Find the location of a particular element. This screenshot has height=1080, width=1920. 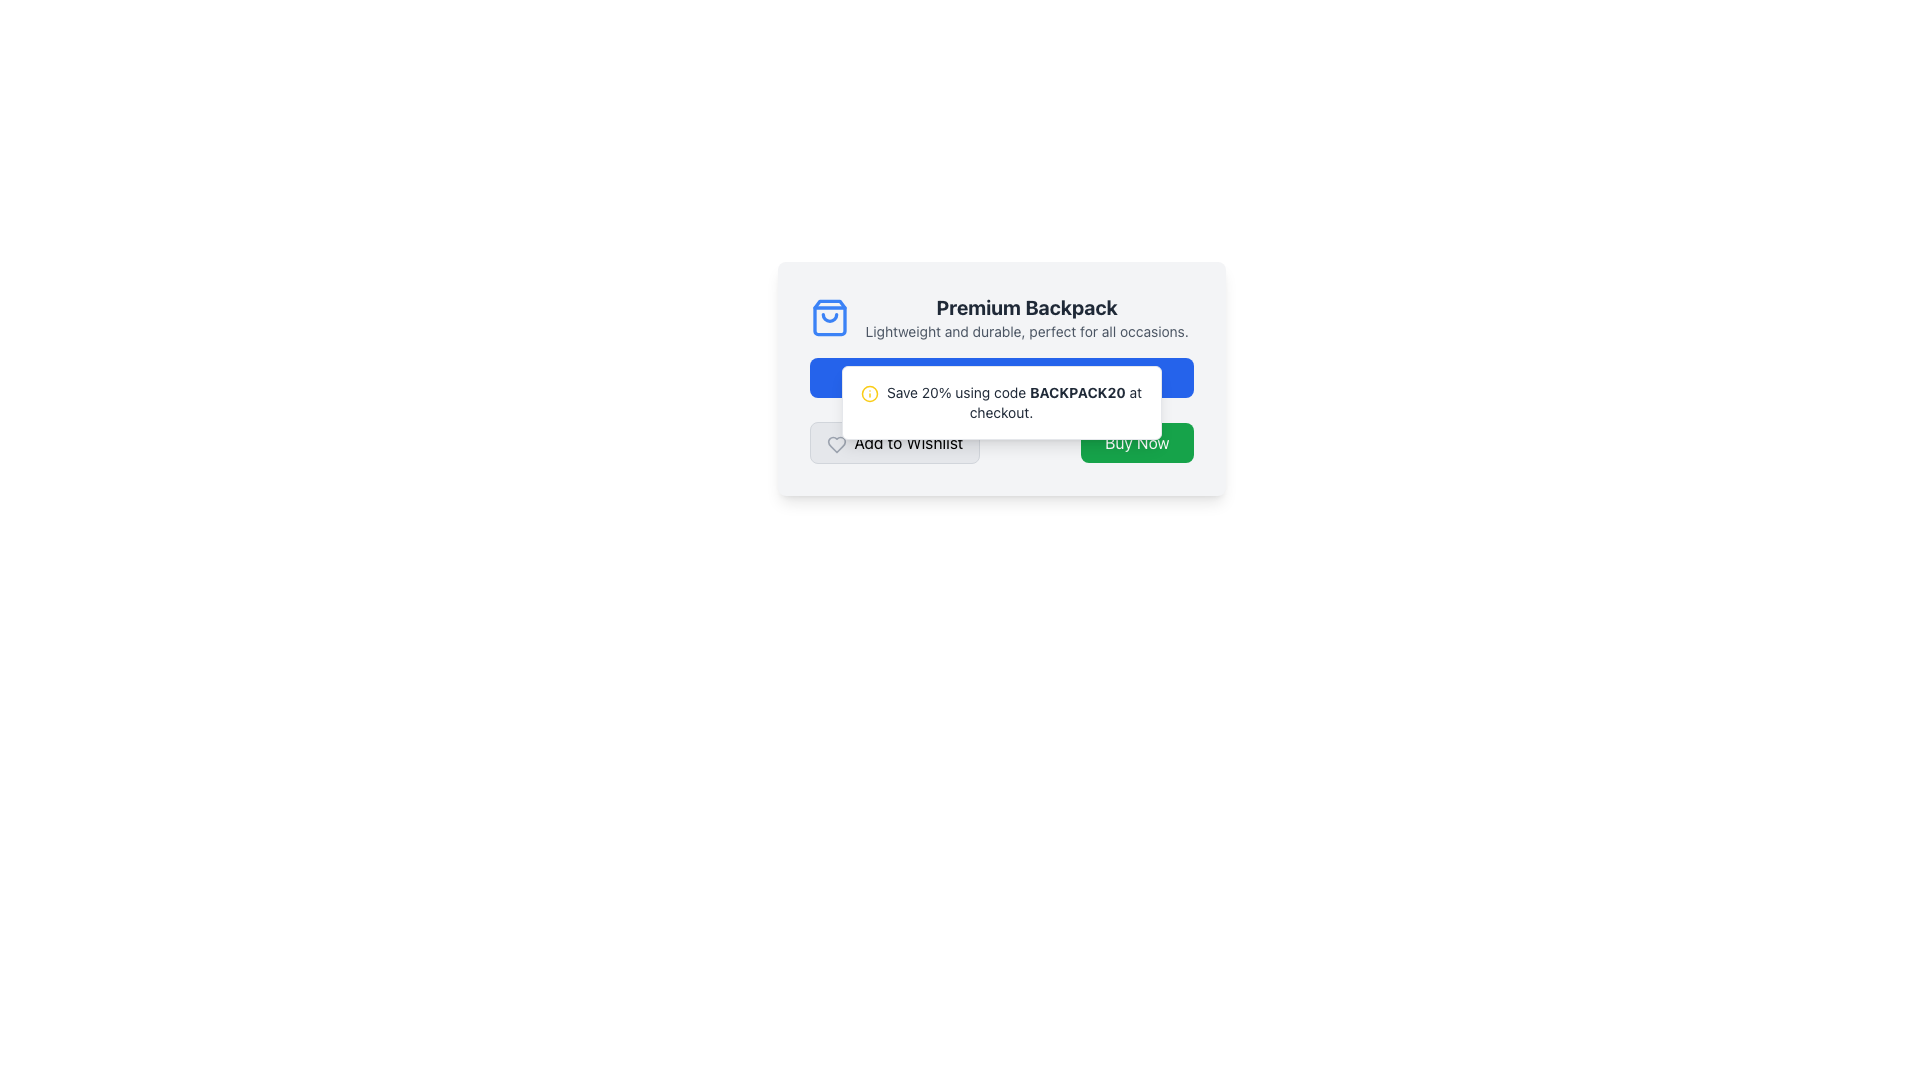

the promotional code text that allows users to input a discount code during the purchase process is located at coordinates (1076, 392).